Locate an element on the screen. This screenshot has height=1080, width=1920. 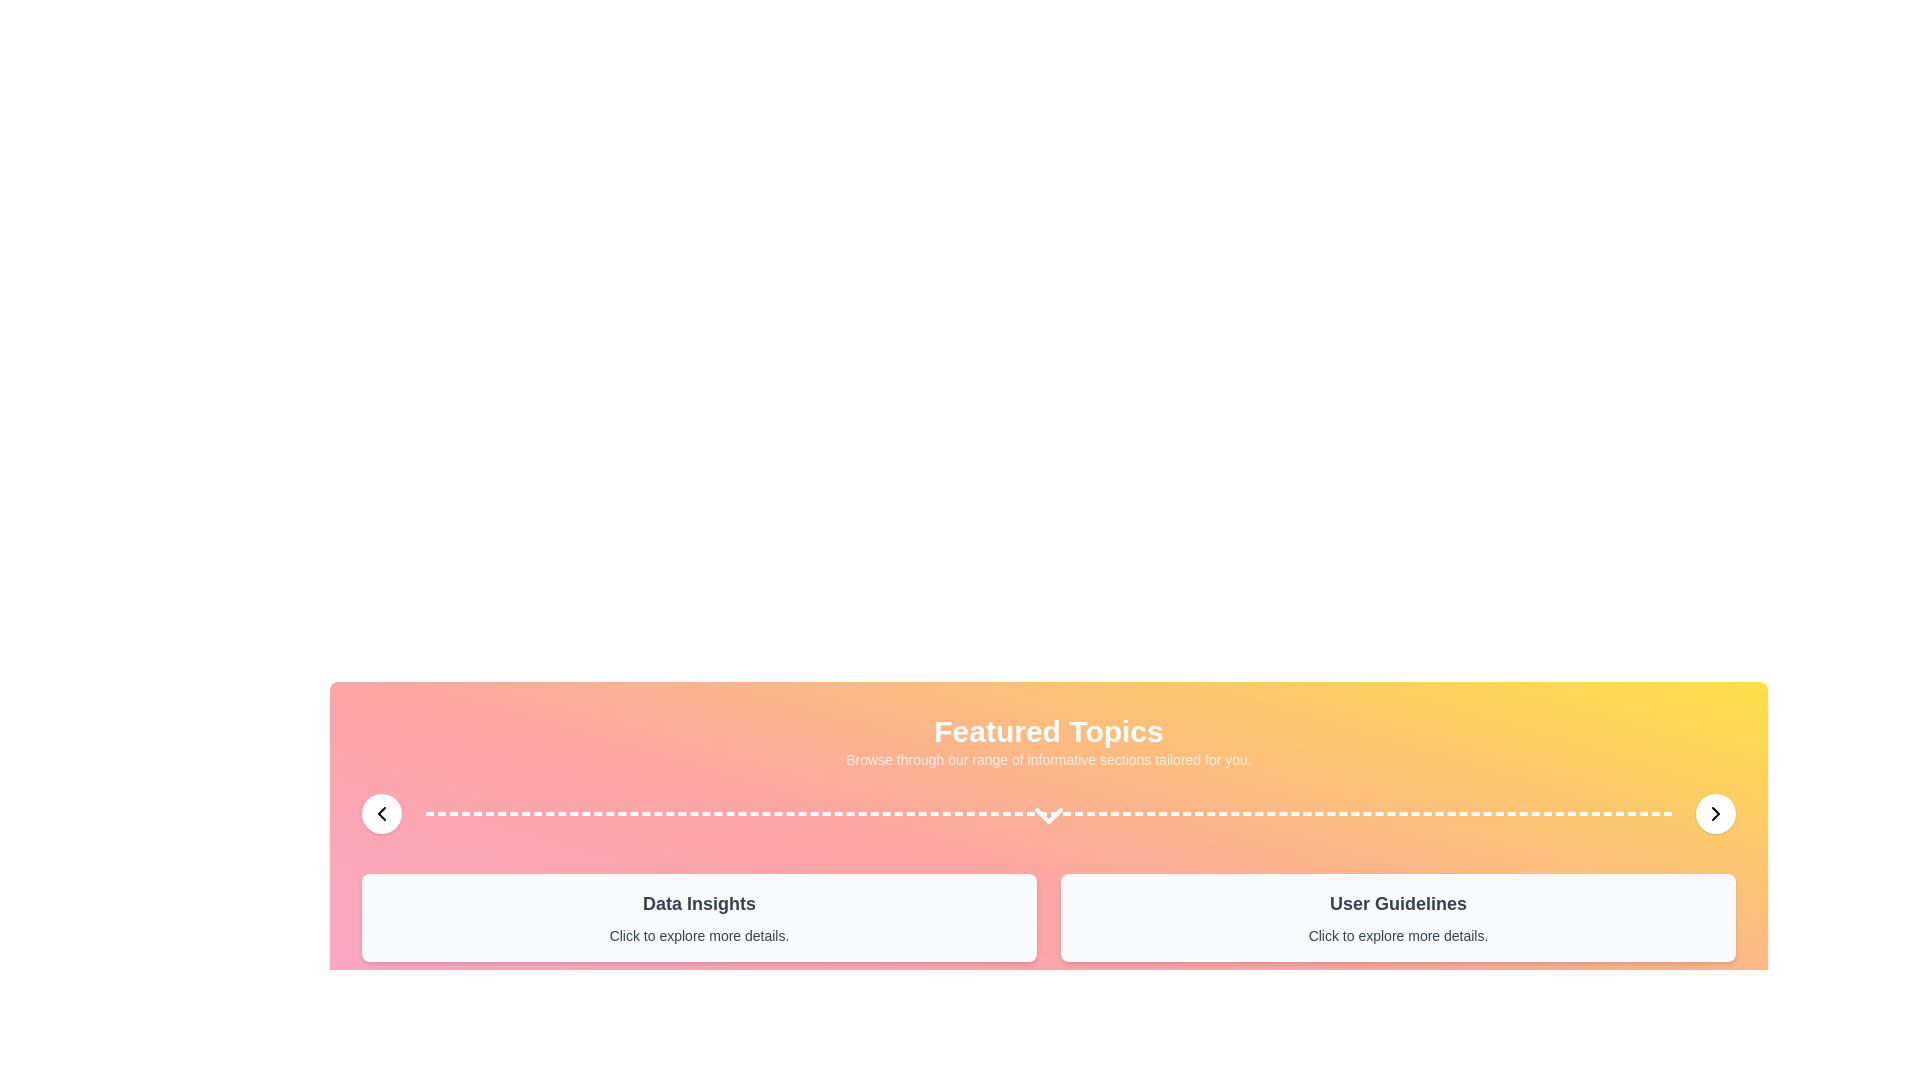
the chevron-shaped arrow icon located in the top-right corner of the featured topics bar to trigger visual feedback is located at coordinates (1715, 813).